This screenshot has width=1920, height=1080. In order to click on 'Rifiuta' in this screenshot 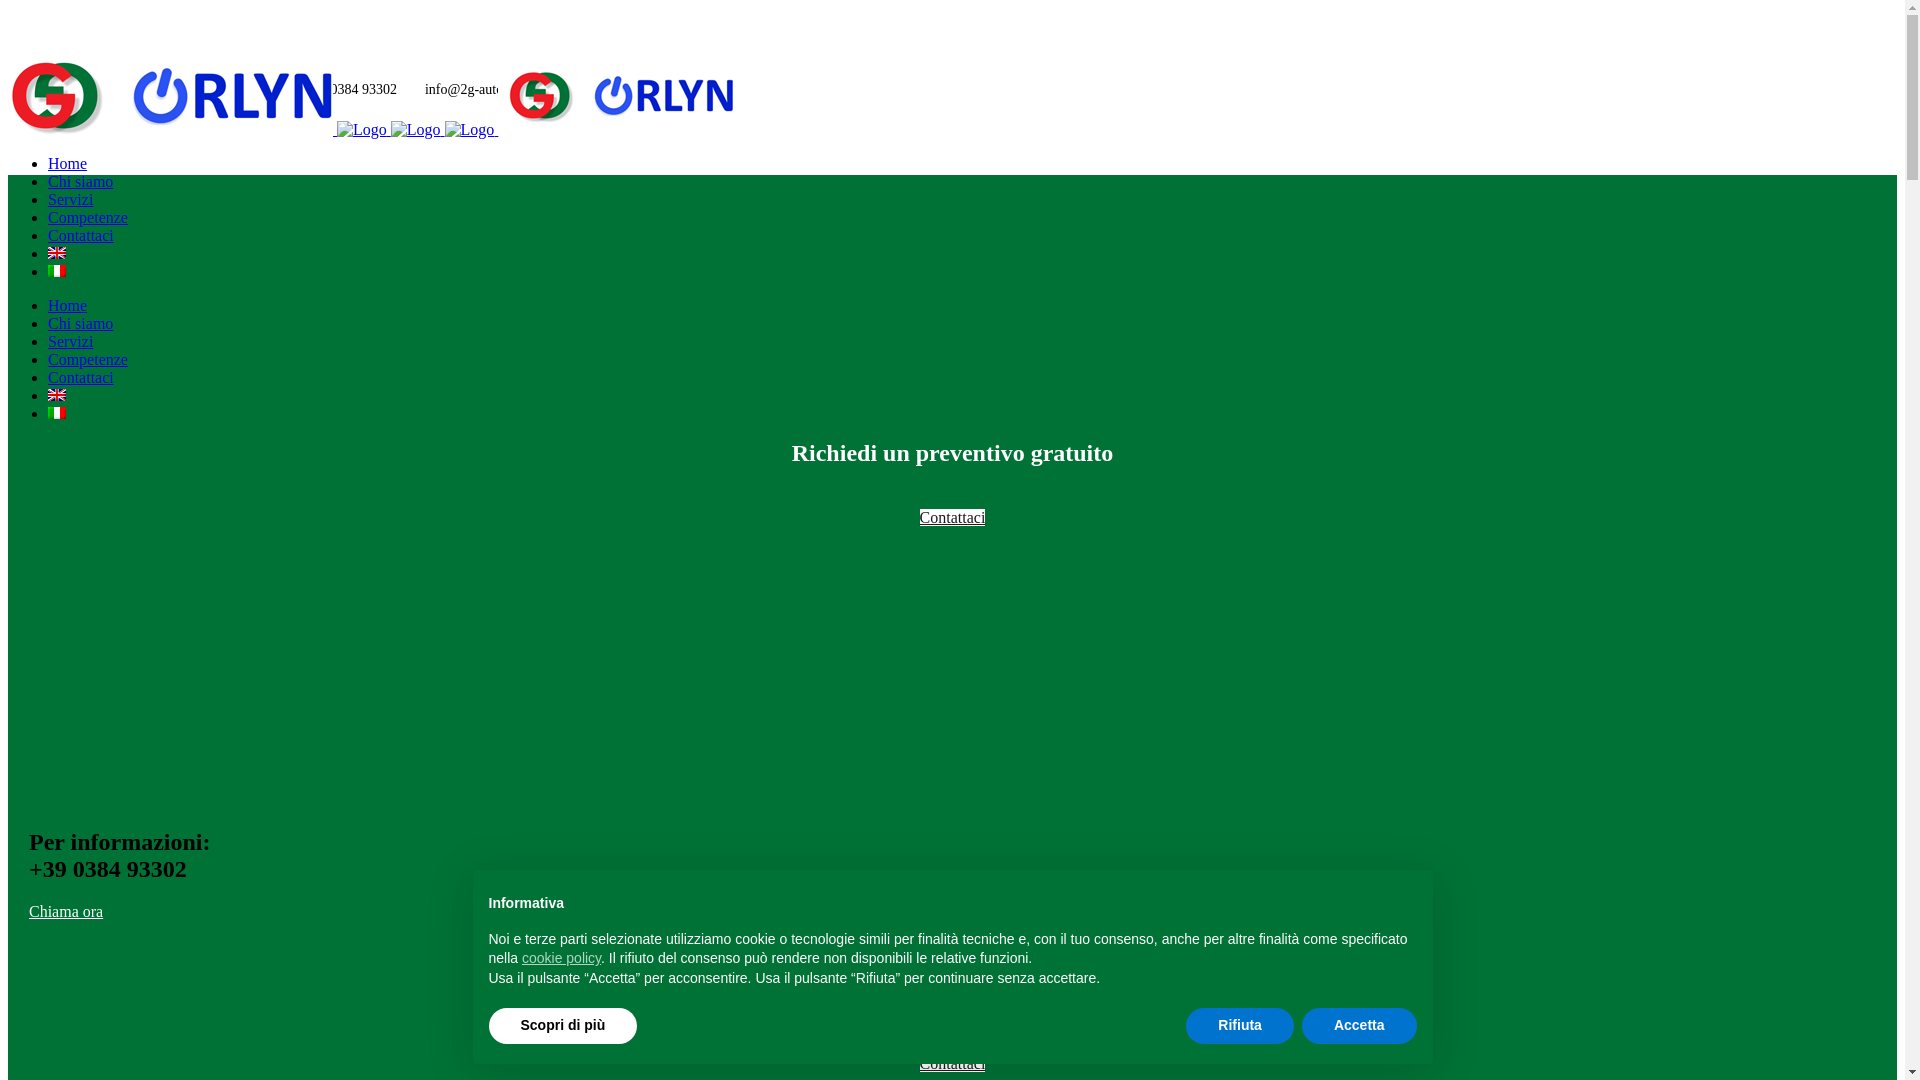, I will do `click(1185, 1026)`.